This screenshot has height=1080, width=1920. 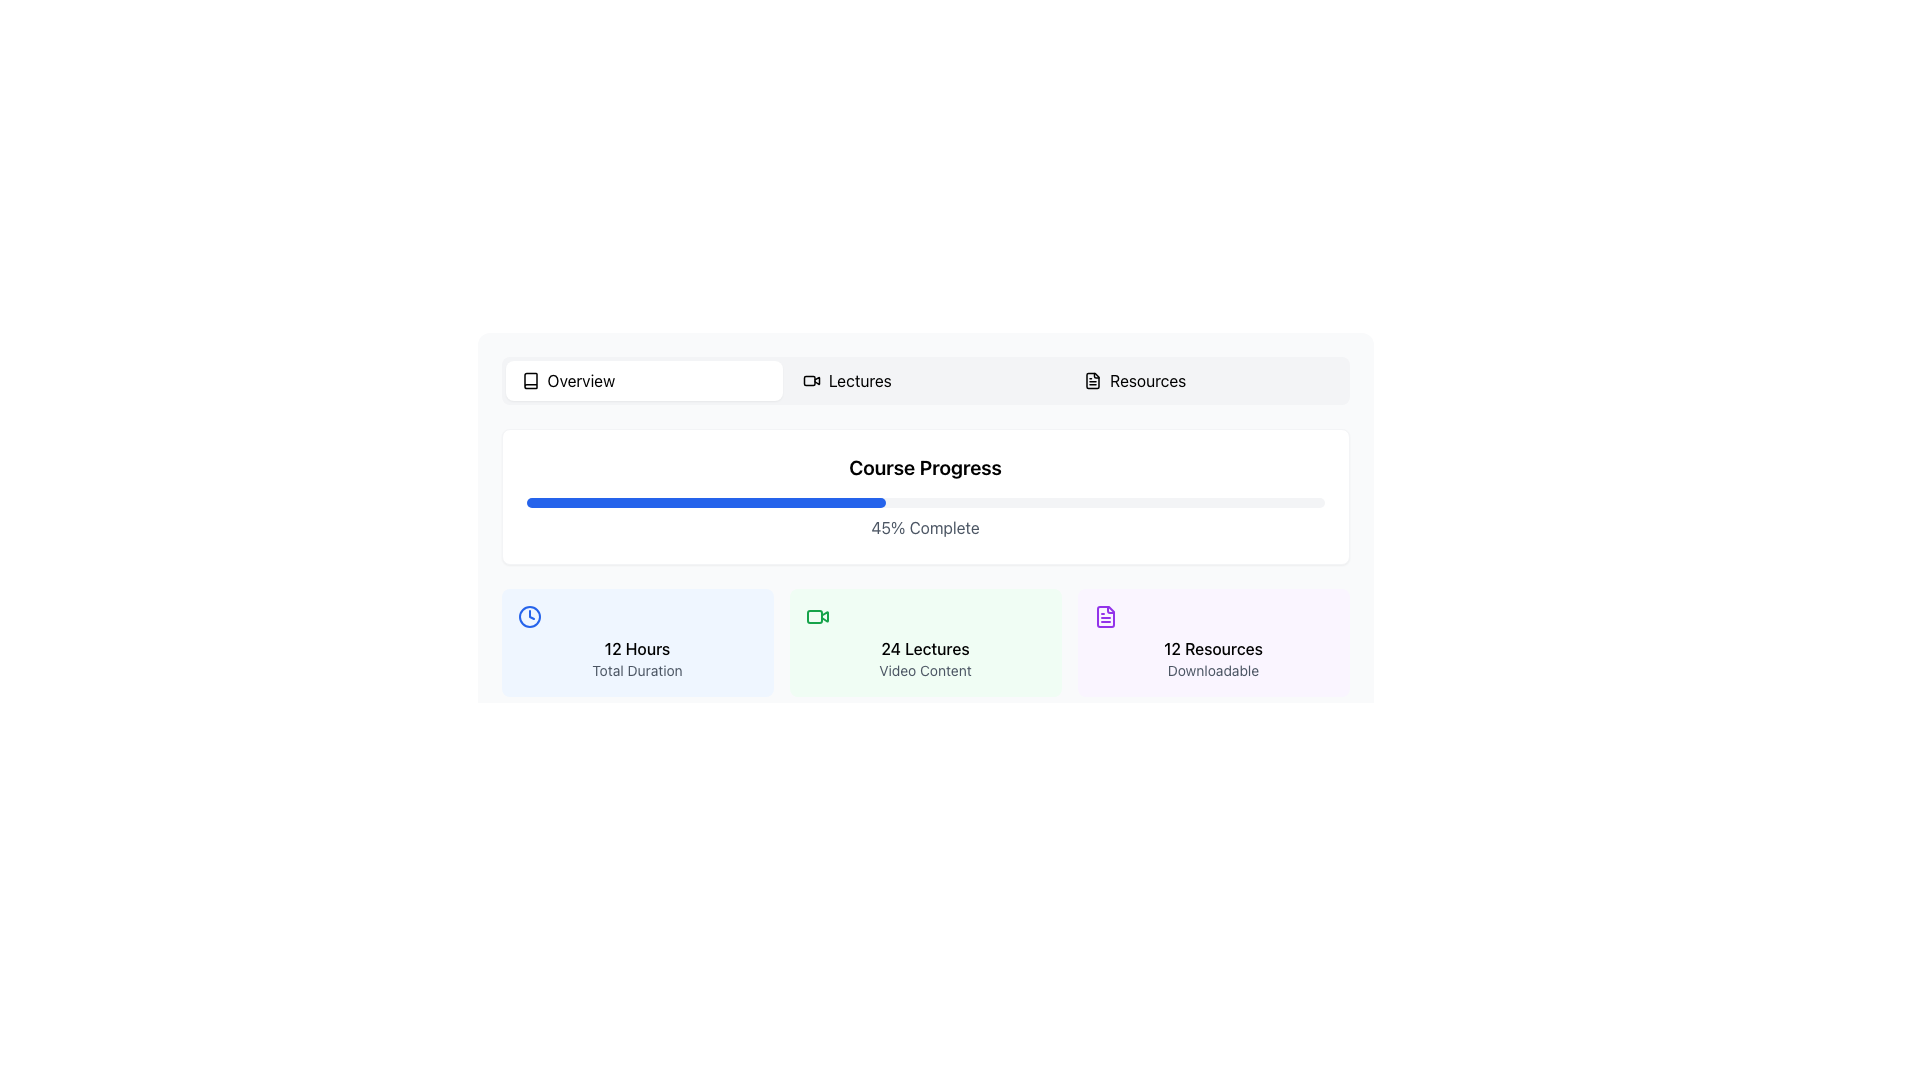 What do you see at coordinates (530, 381) in the screenshot?
I see `the 'Overview' tab icon, which is an SVG graphic located to the left of the tab label` at bounding box center [530, 381].